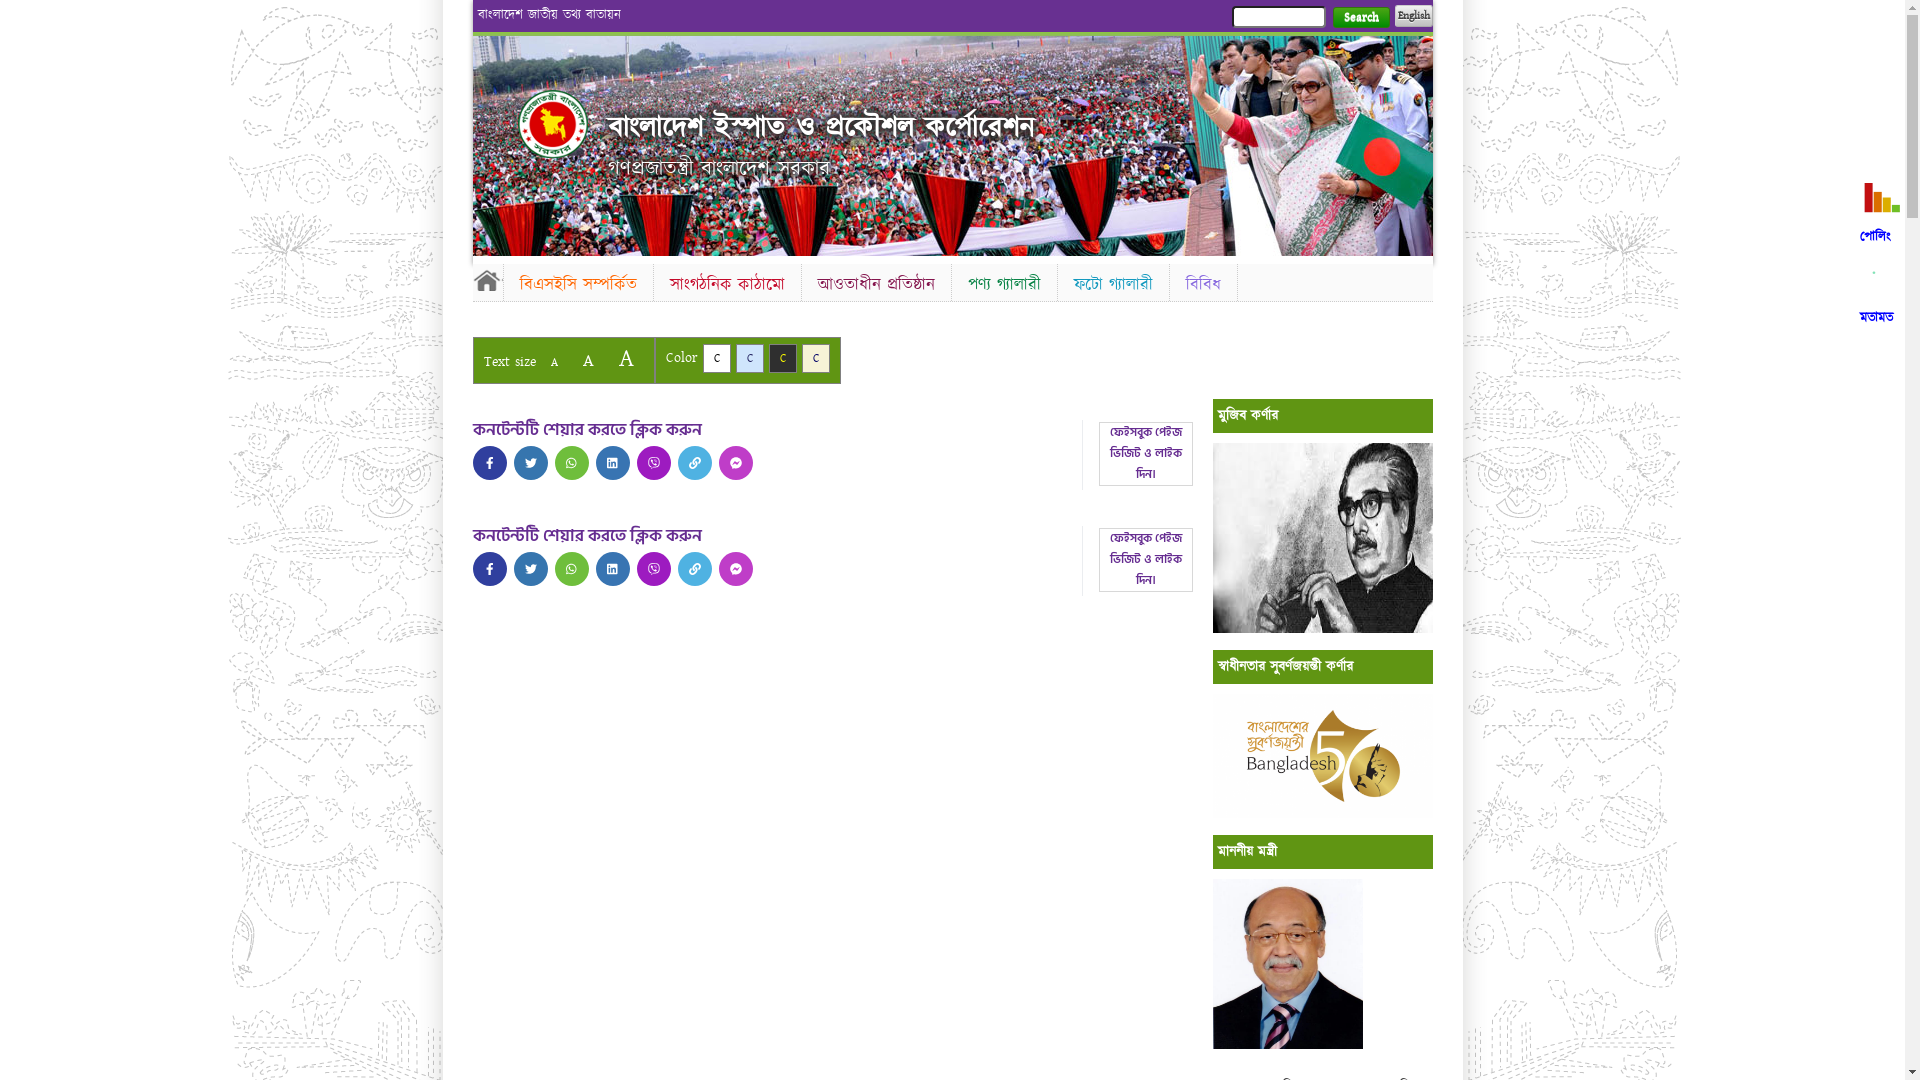 Image resolution: width=1920 pixels, height=1080 pixels. What do you see at coordinates (781, 357) in the screenshot?
I see `'C'` at bounding box center [781, 357].